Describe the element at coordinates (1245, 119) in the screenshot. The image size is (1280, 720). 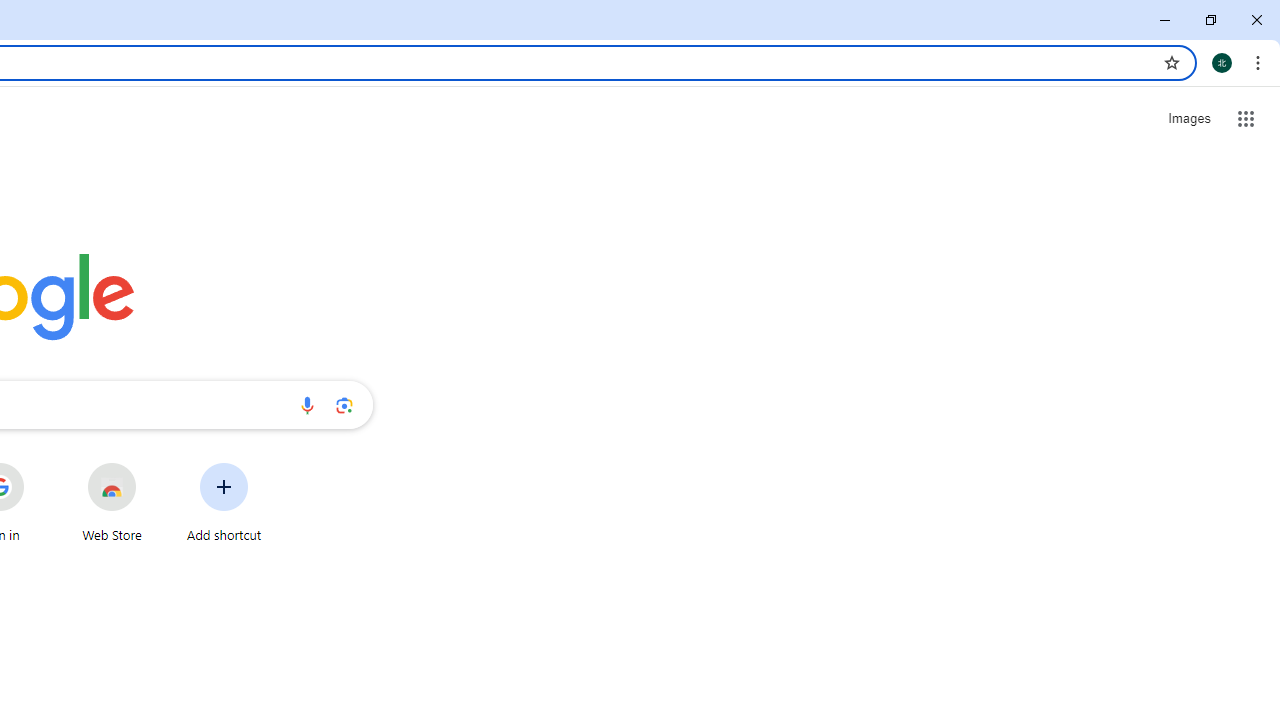
I see `'Google apps'` at that location.